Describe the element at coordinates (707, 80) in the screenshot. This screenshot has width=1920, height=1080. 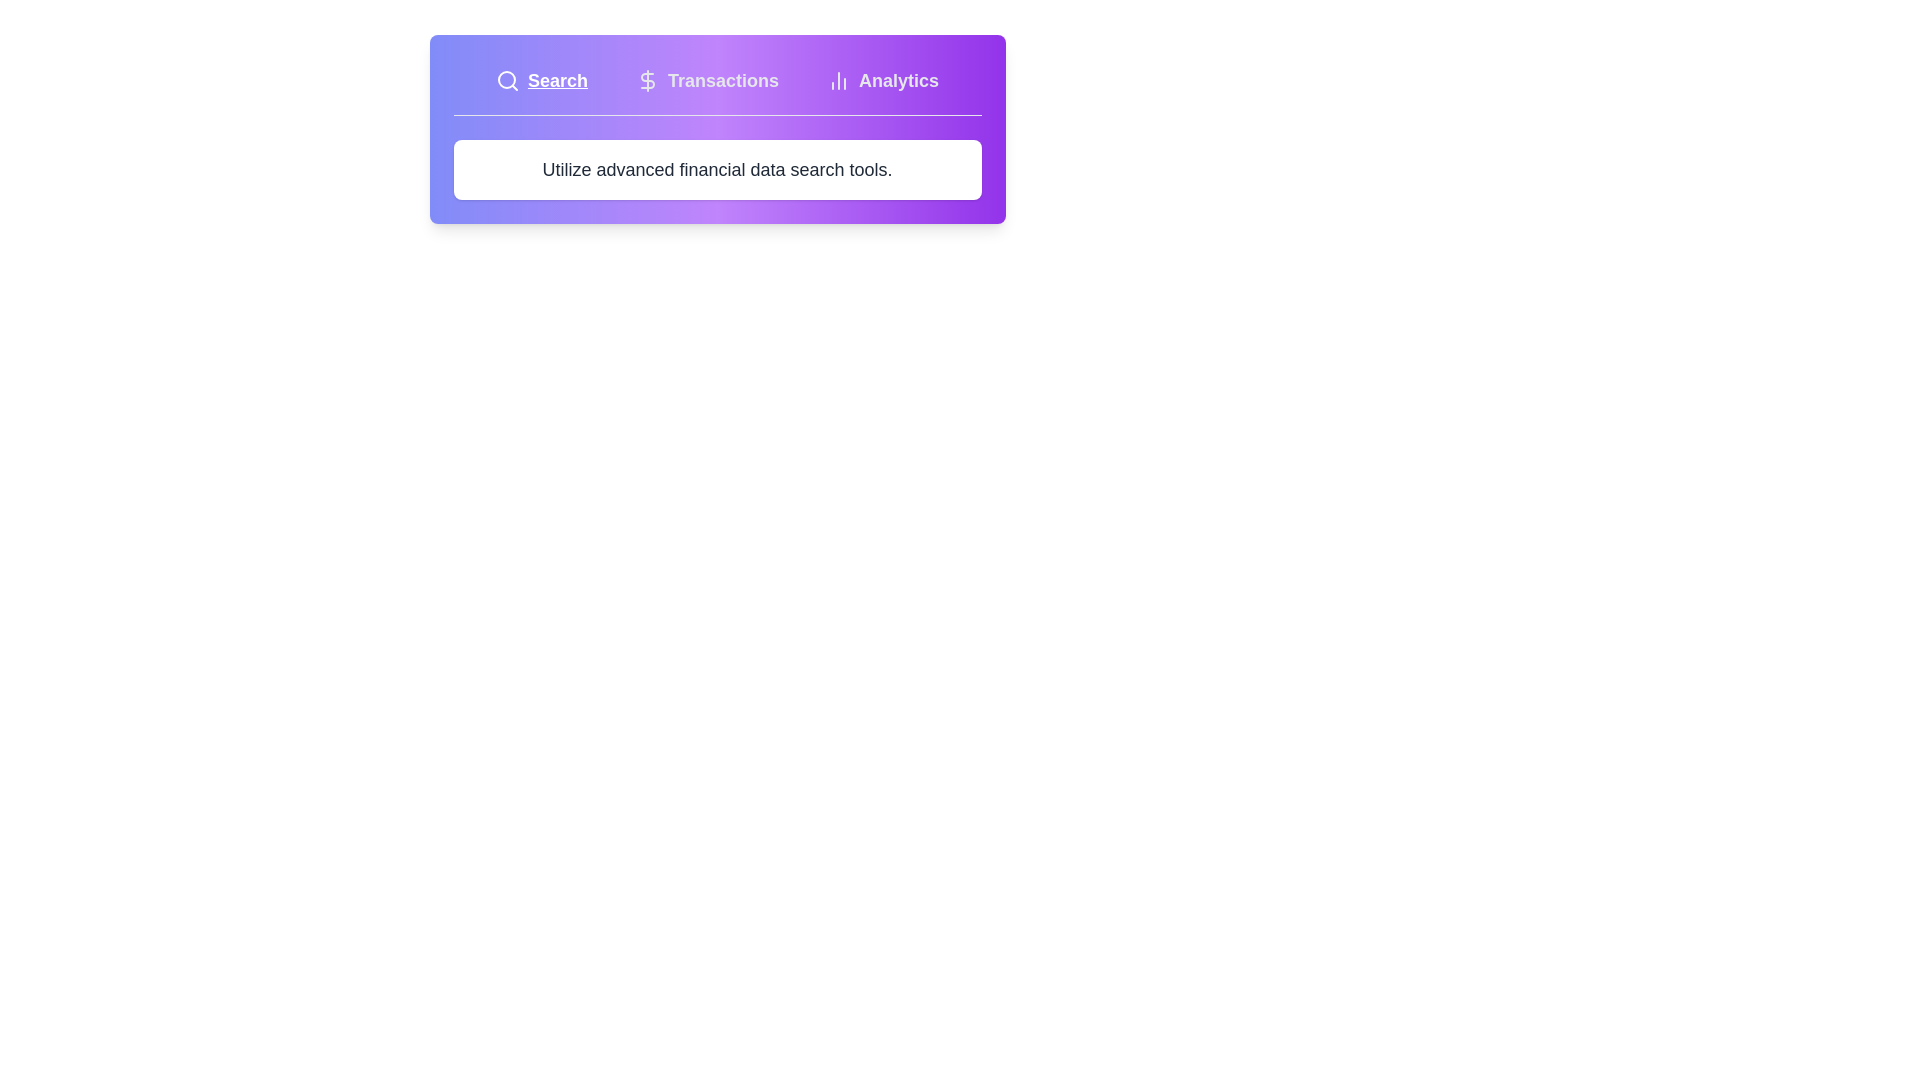
I see `the tab labeled Transactions` at that location.